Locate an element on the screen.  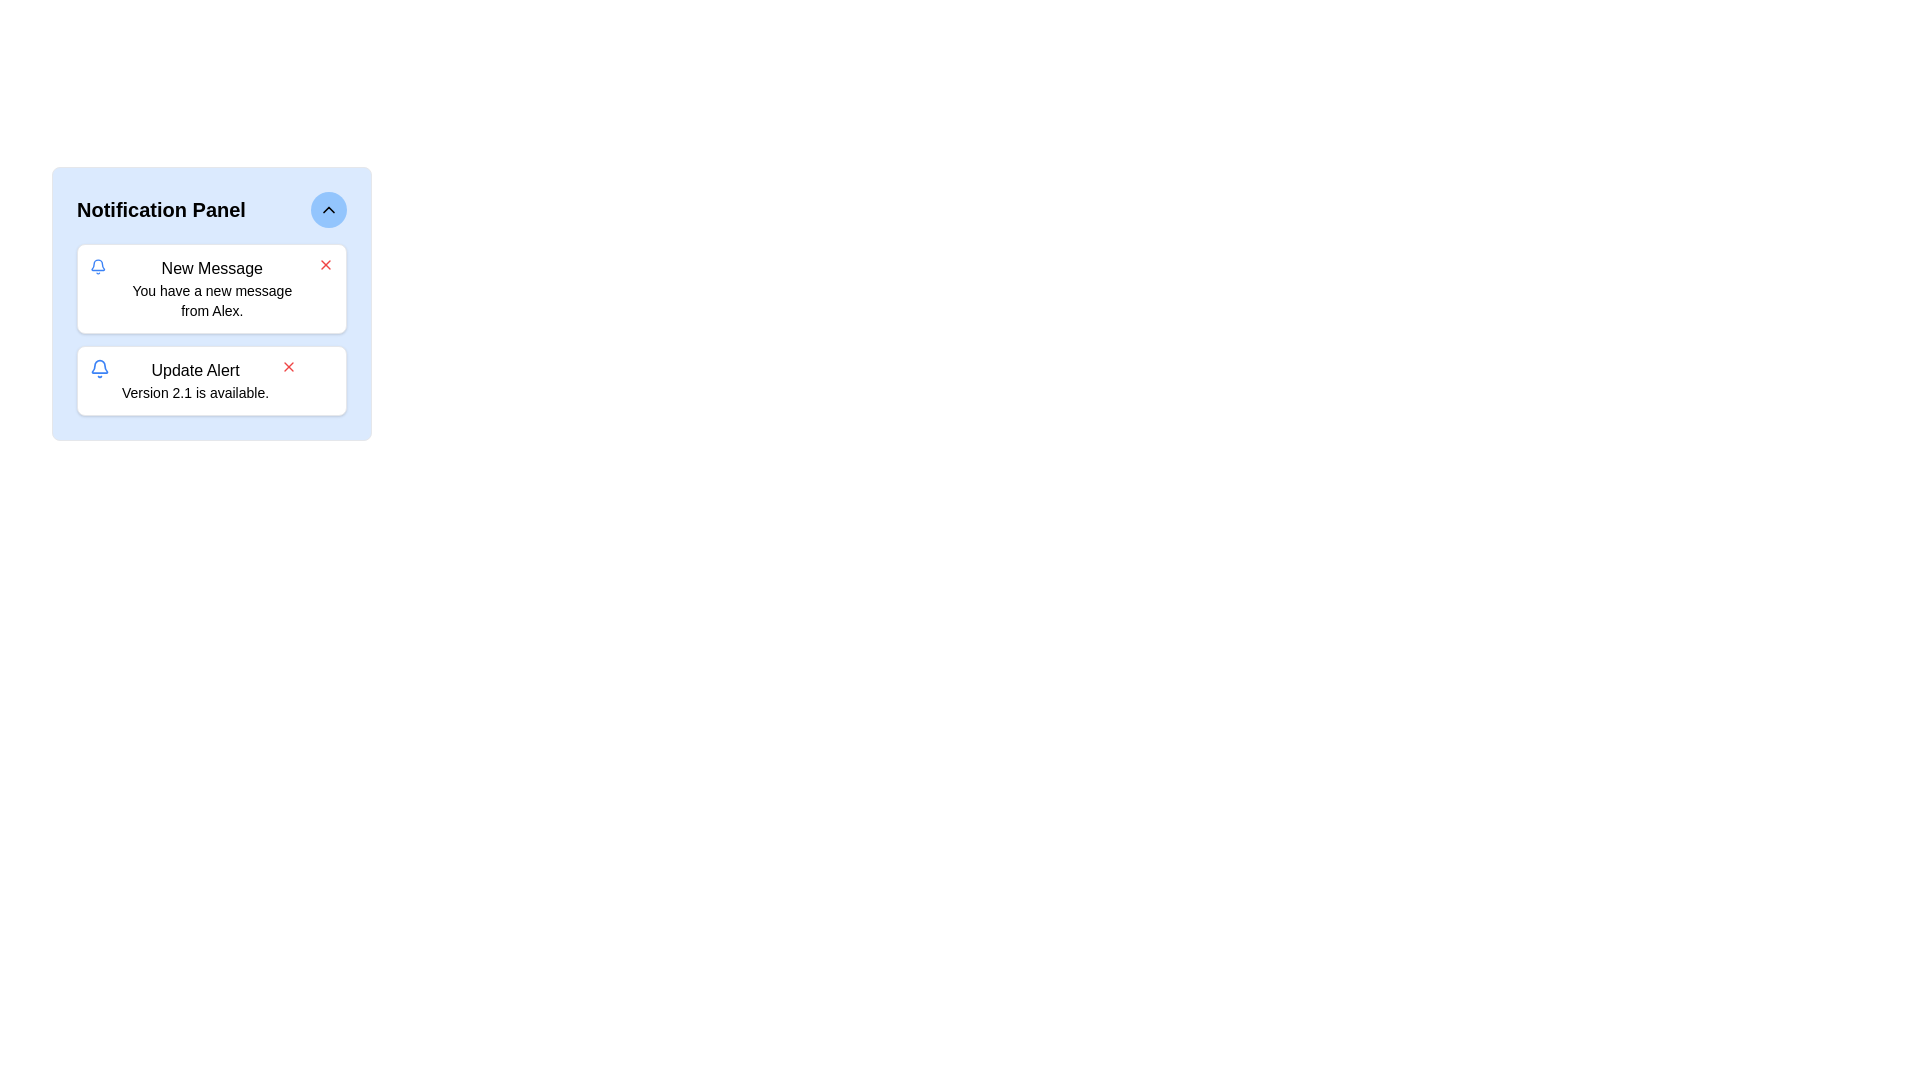
the blue outline bell icon located to the left of the 'New Message You have a new message from Alex.' text in the notification card is located at coordinates (97, 265).